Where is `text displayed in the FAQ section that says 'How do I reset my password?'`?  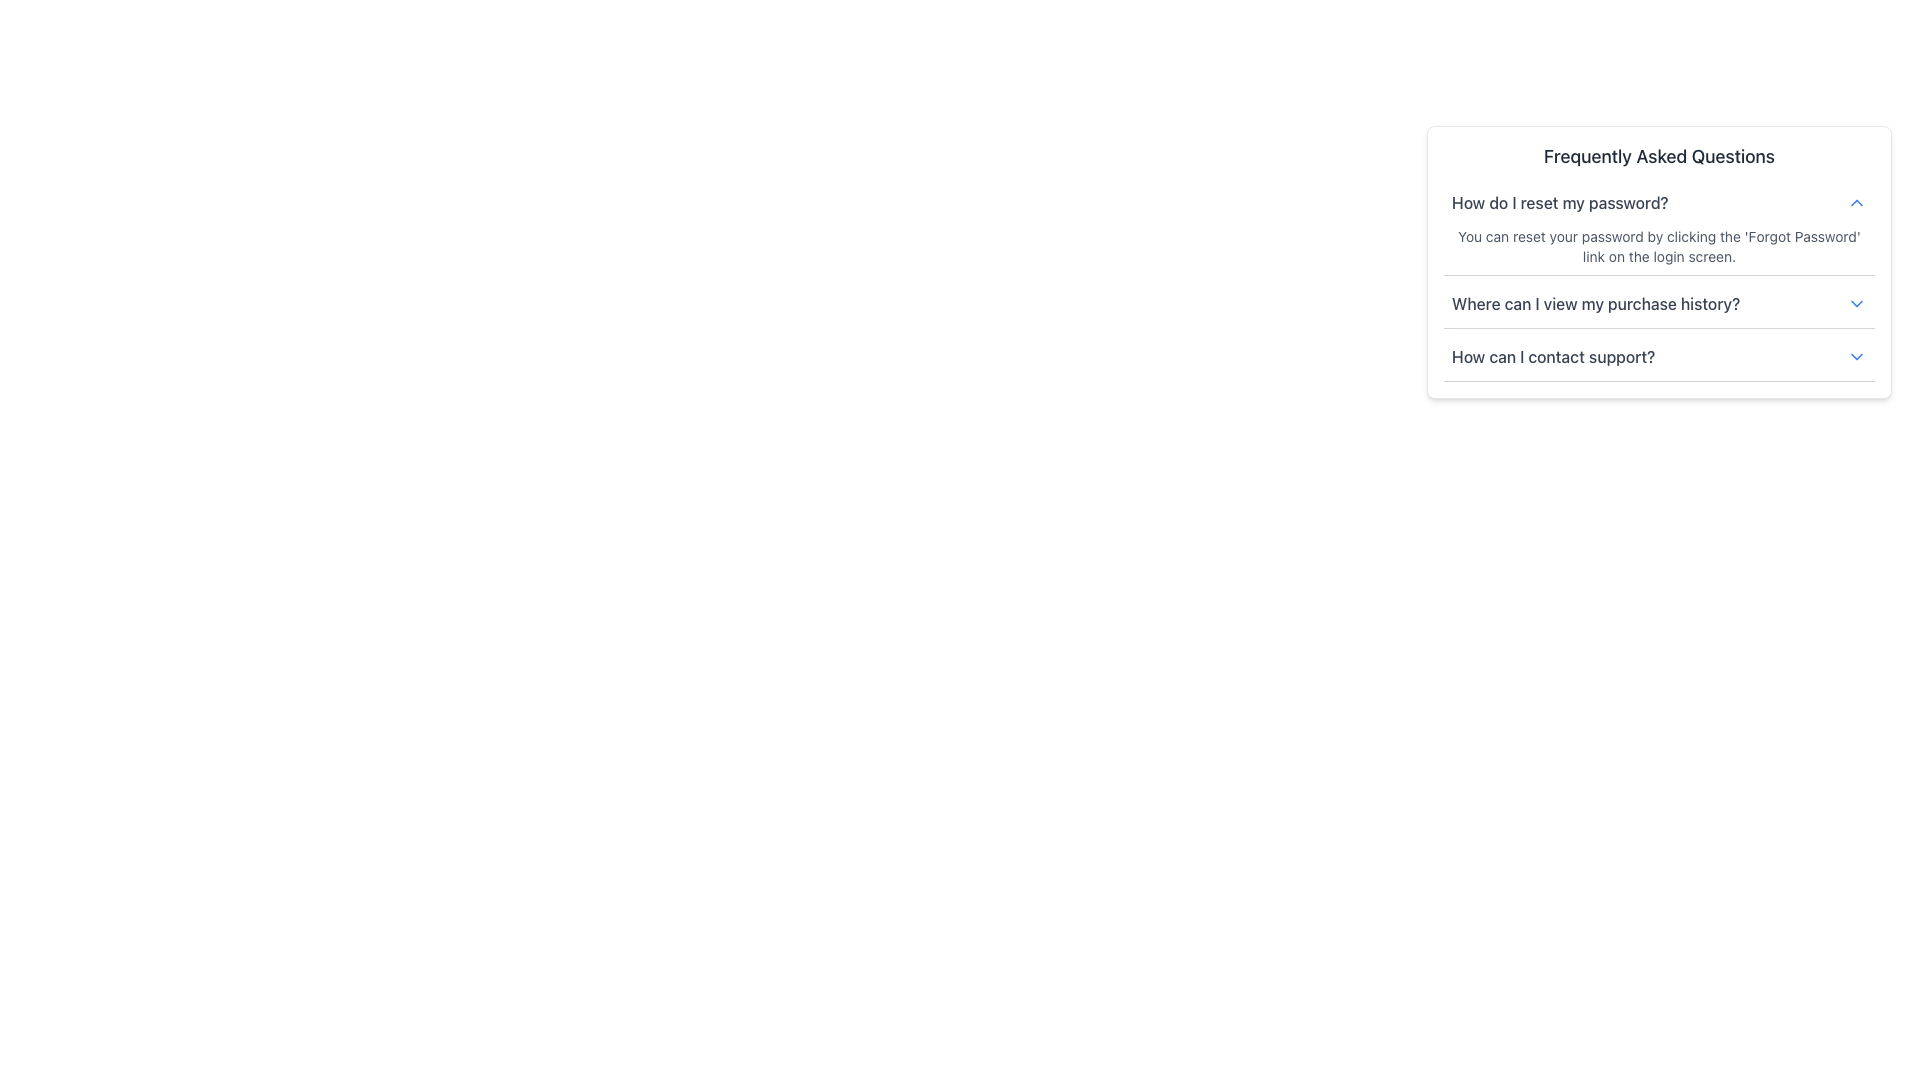 text displayed in the FAQ section that says 'How do I reset my password?' is located at coordinates (1559, 203).